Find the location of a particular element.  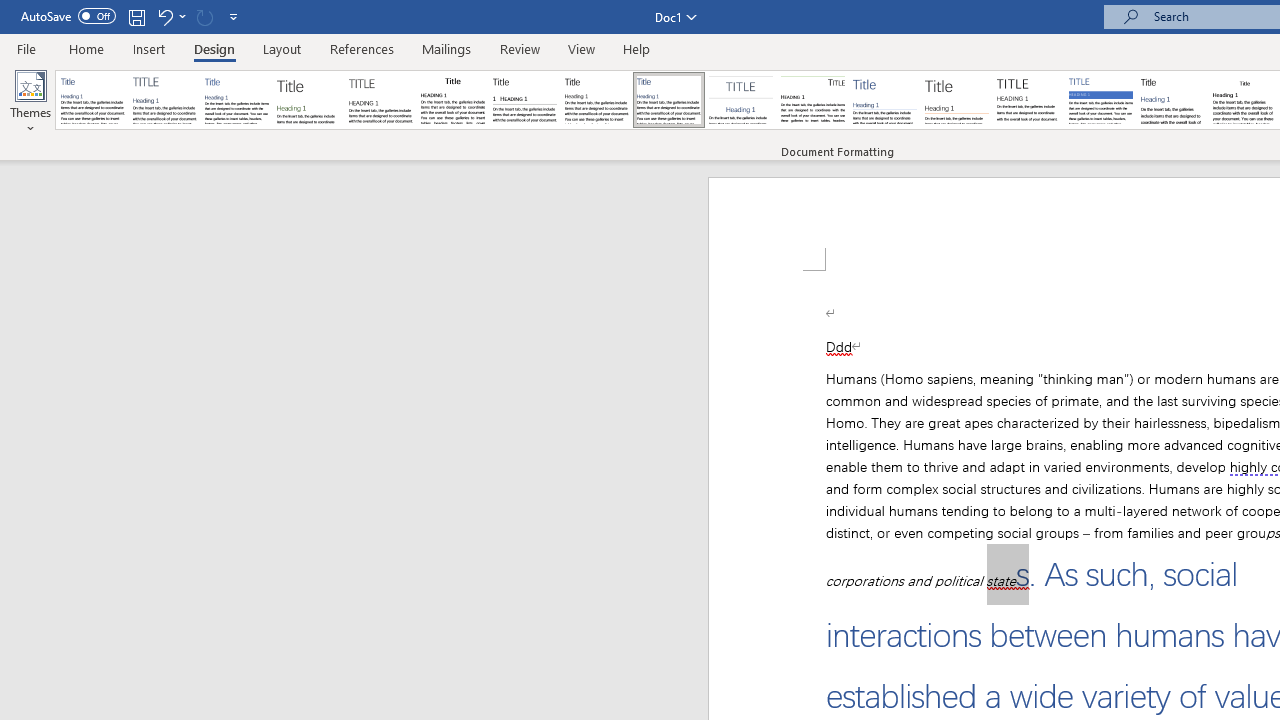

'Word' is located at coordinates (1173, 100).